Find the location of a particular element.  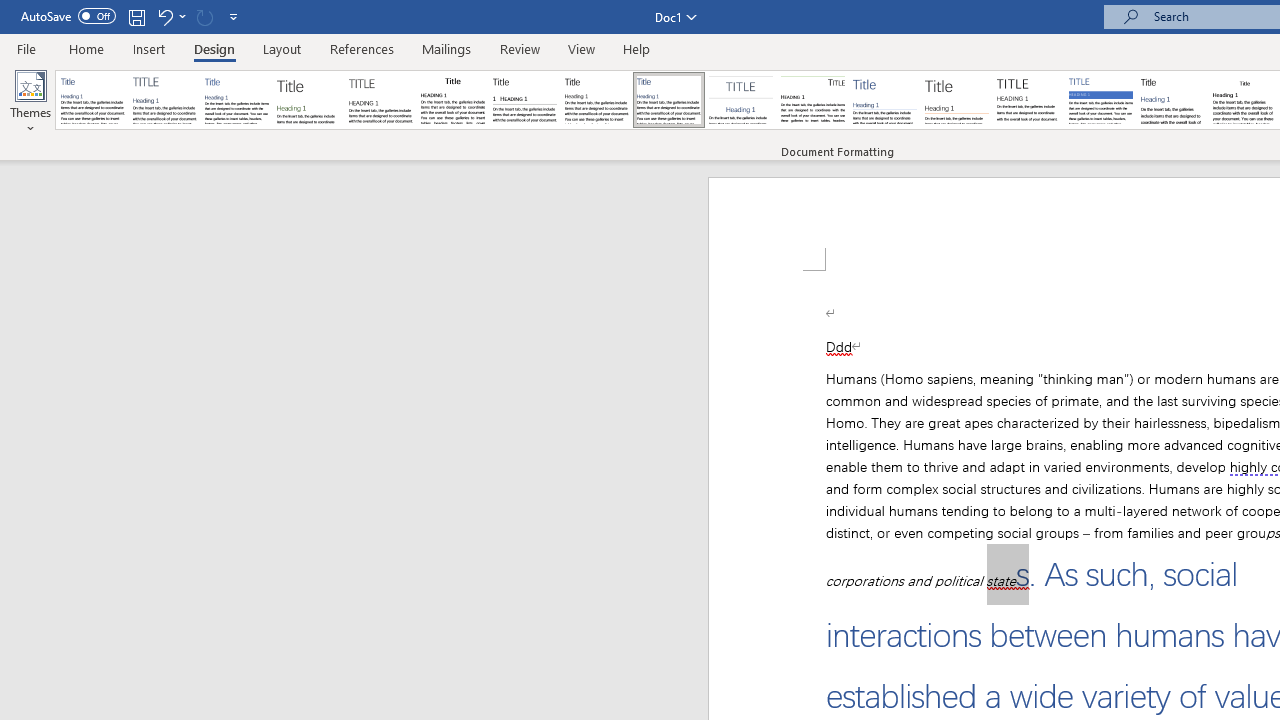

'Word' is located at coordinates (1173, 100).